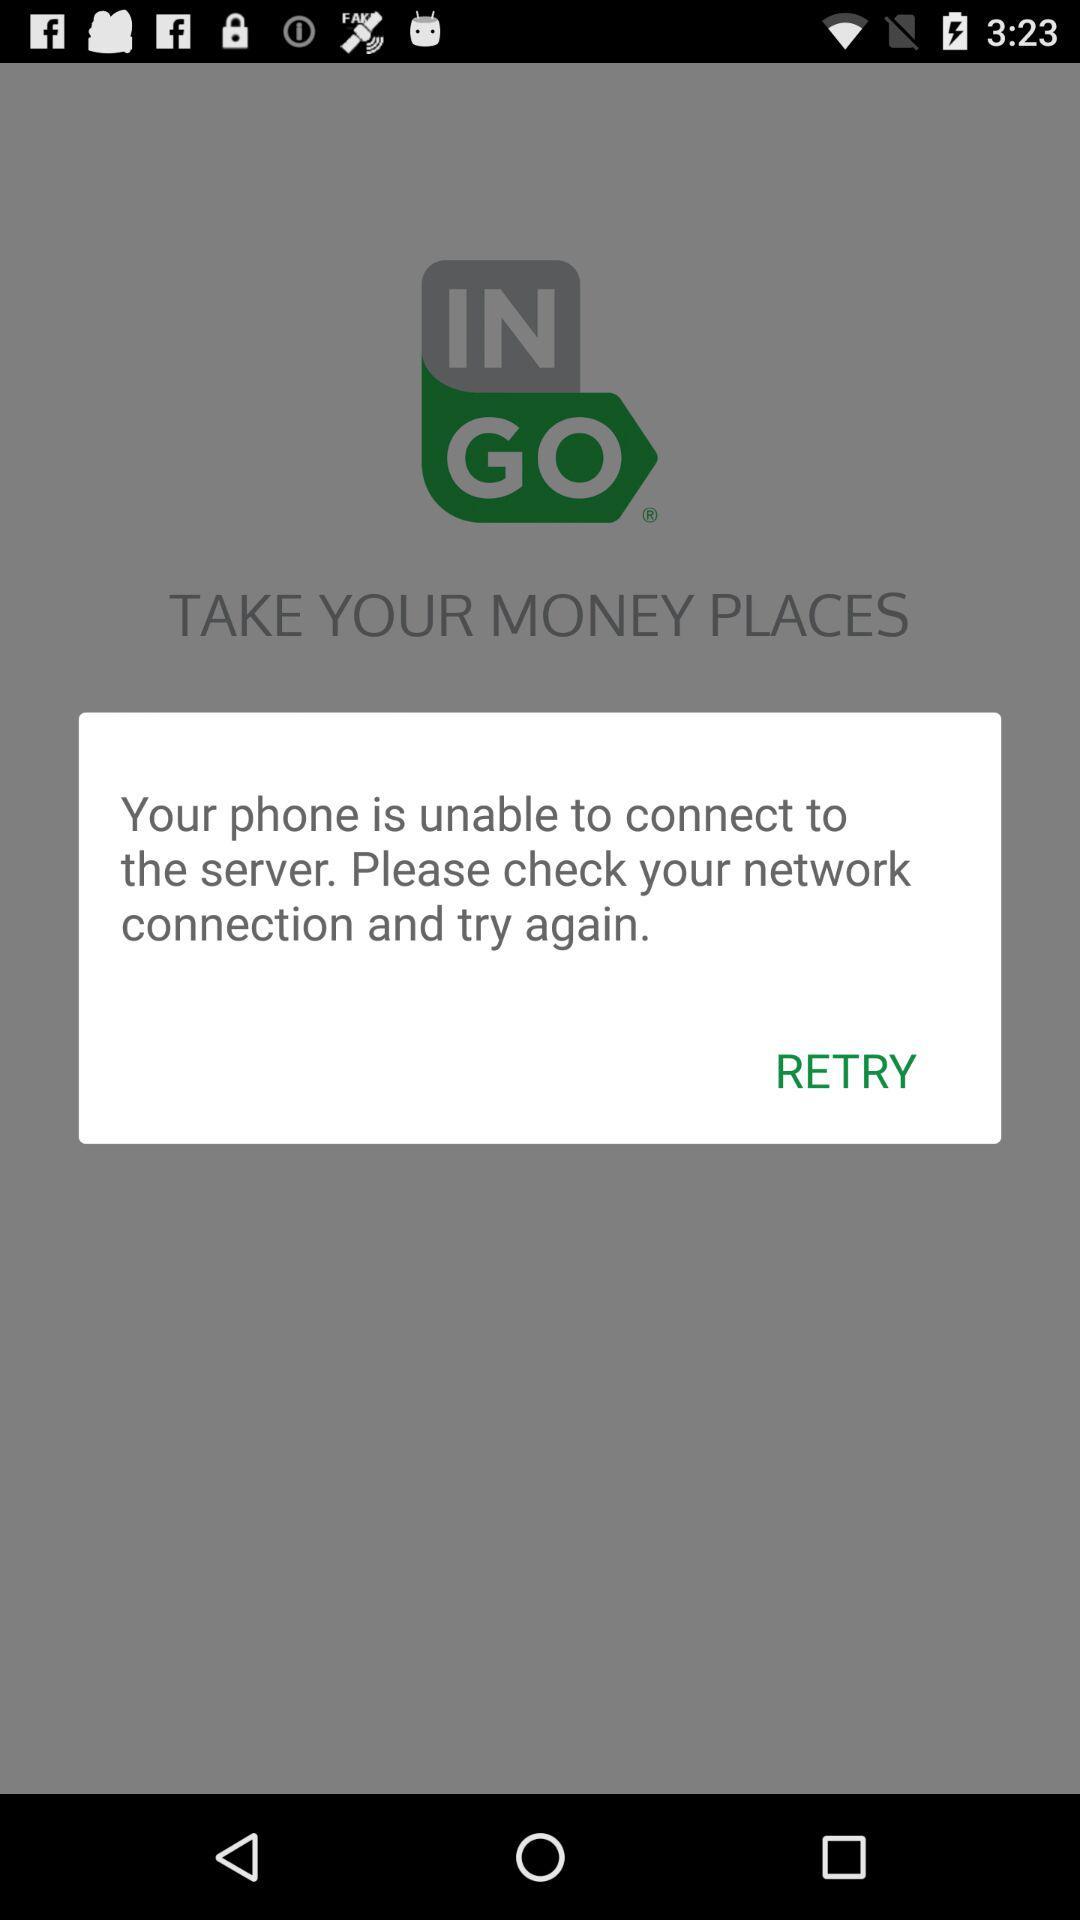 The height and width of the screenshot is (1920, 1080). I want to click on the item below your phone is item, so click(845, 1068).